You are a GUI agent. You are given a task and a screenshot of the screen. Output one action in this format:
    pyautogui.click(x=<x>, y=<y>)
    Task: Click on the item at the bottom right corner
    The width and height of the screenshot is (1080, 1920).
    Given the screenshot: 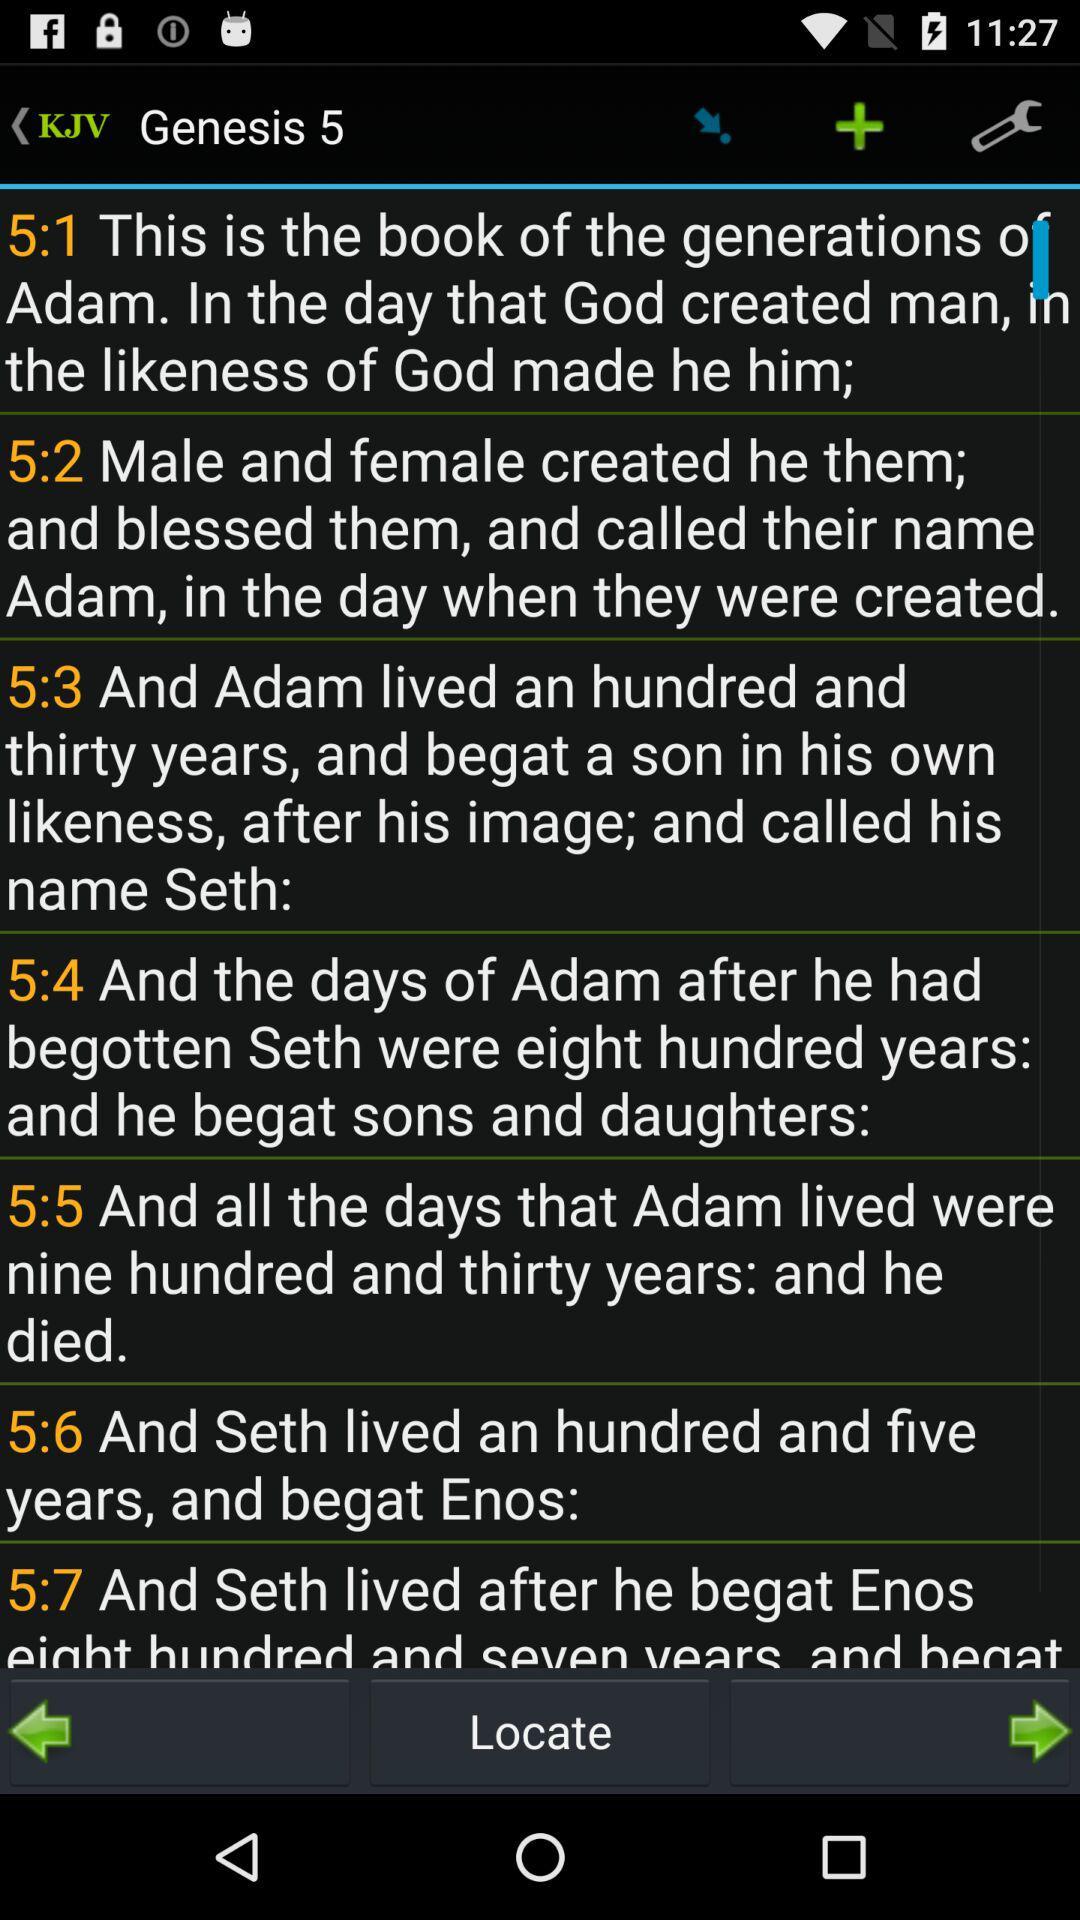 What is the action you would take?
    pyautogui.click(x=898, y=1730)
    